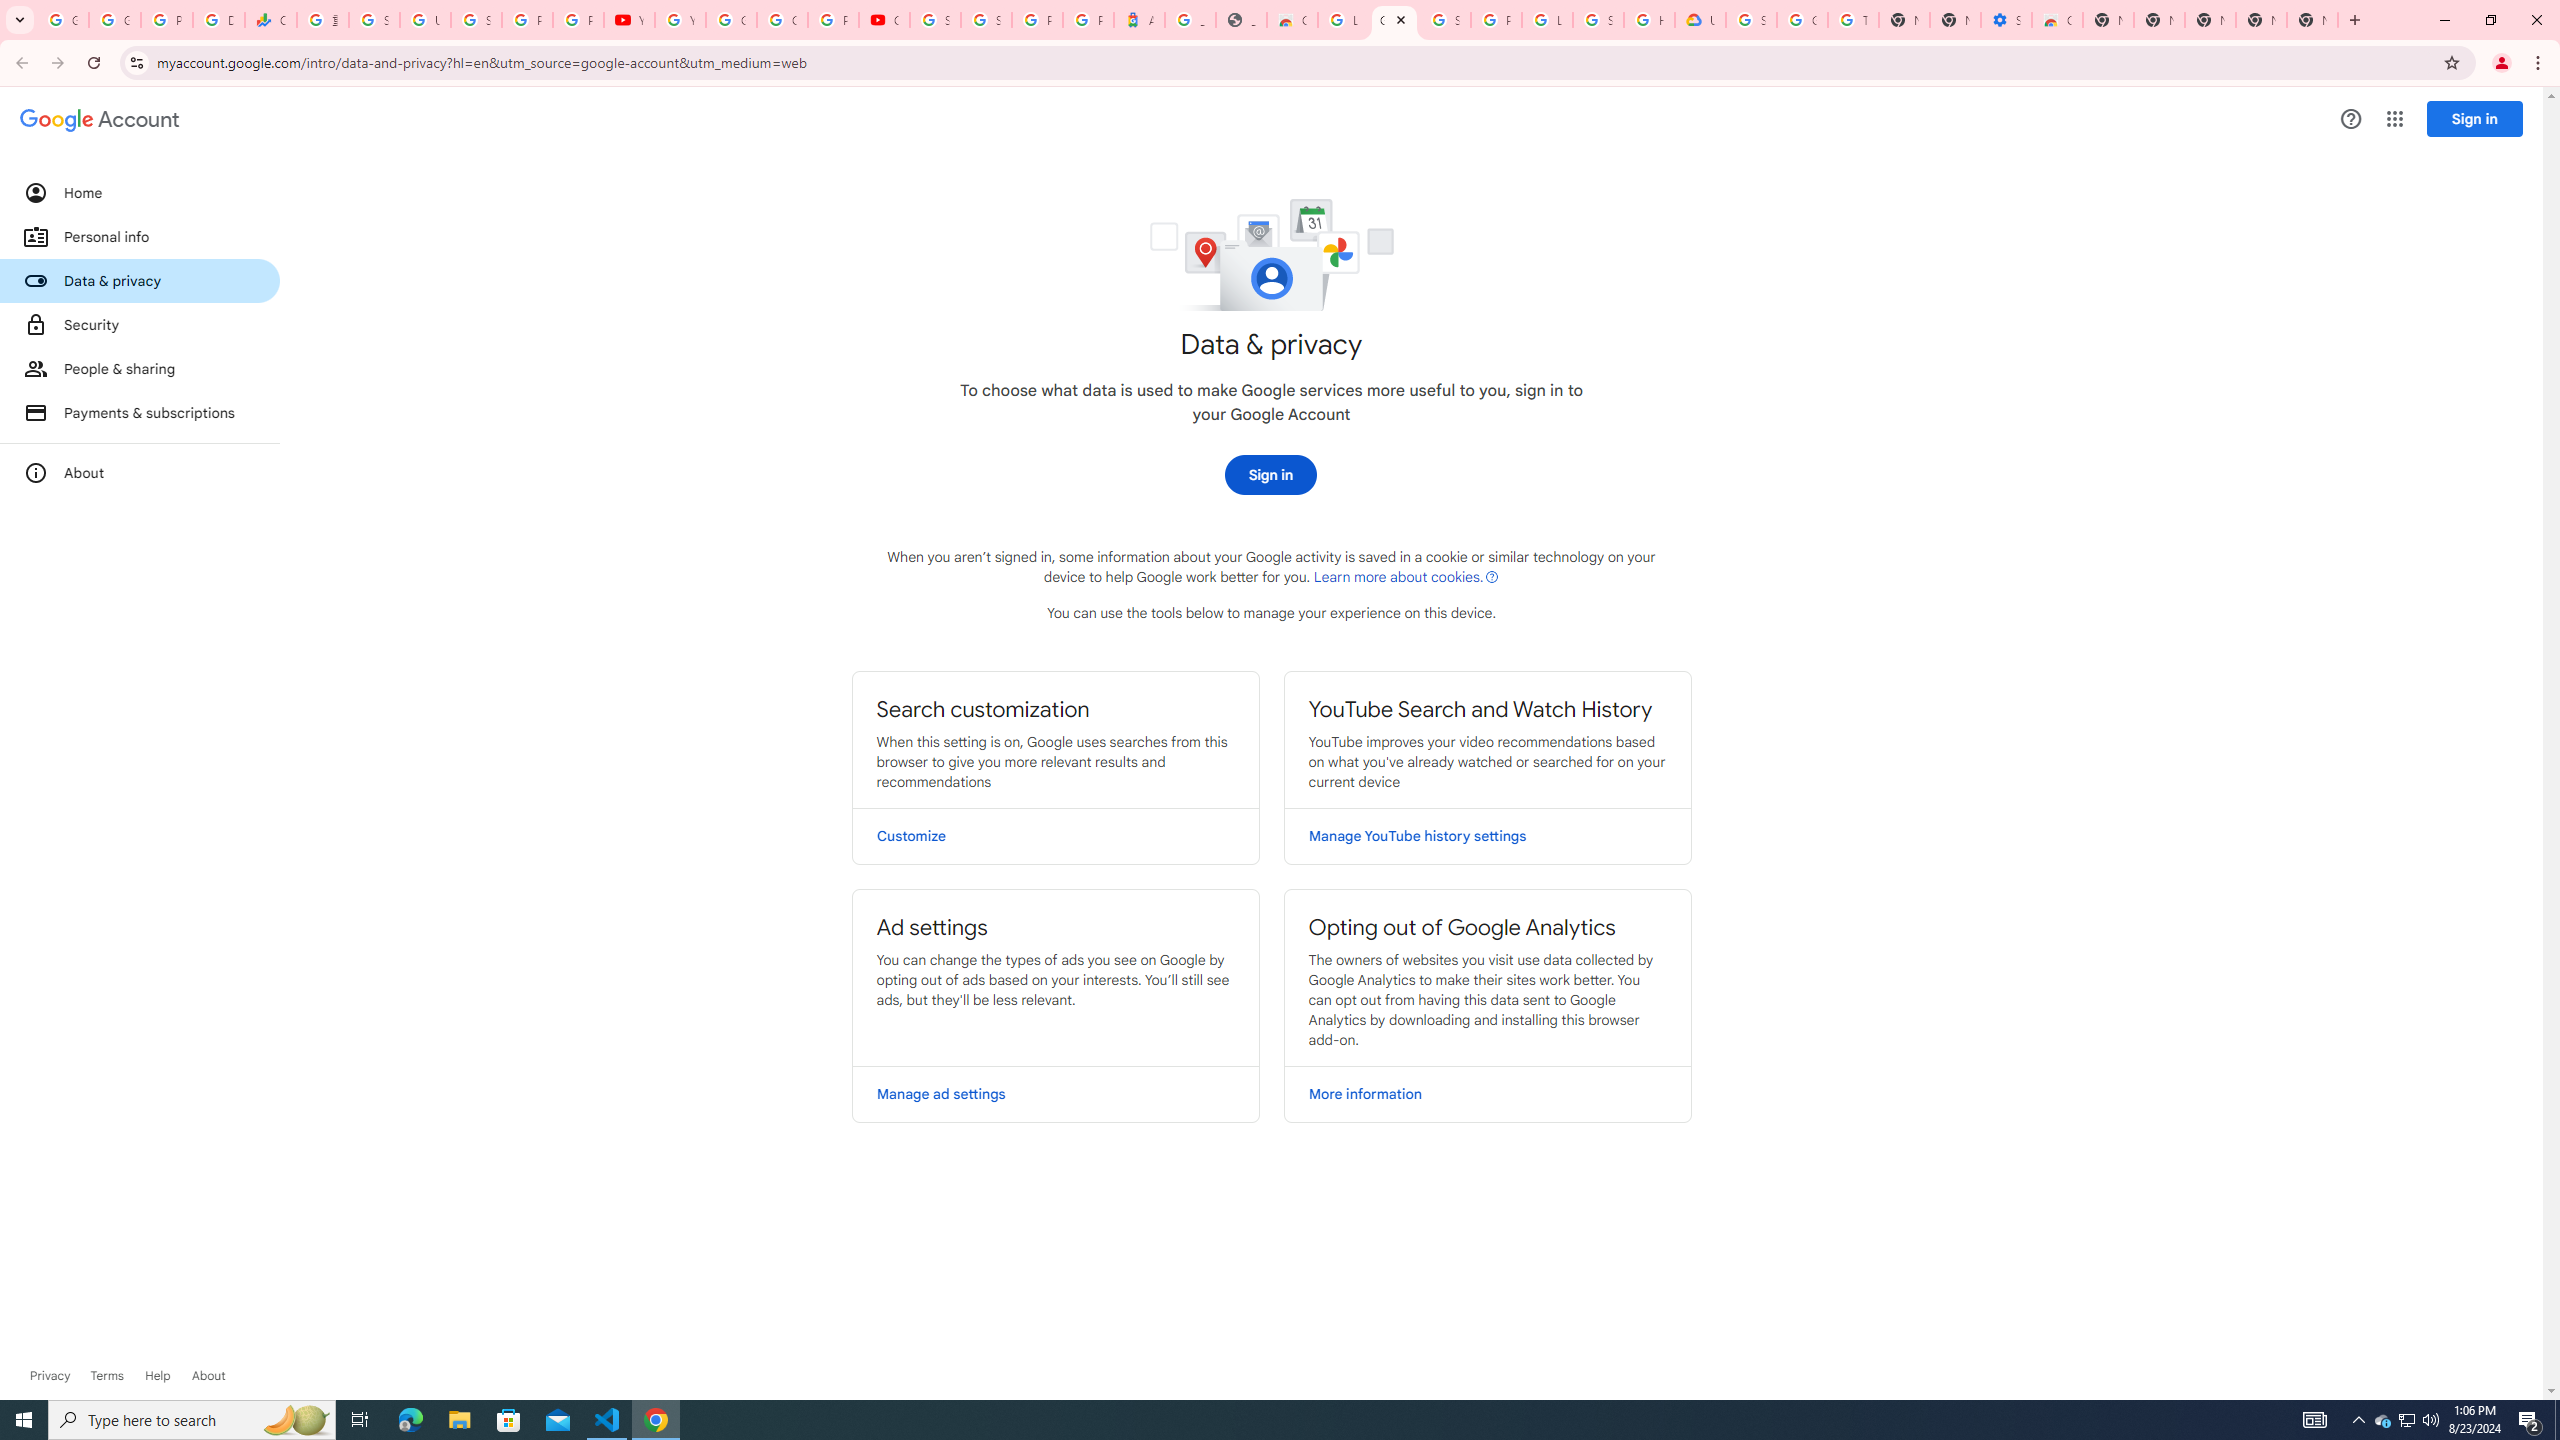  What do you see at coordinates (98, 119) in the screenshot?
I see `'Google Account settings'` at bounding box center [98, 119].